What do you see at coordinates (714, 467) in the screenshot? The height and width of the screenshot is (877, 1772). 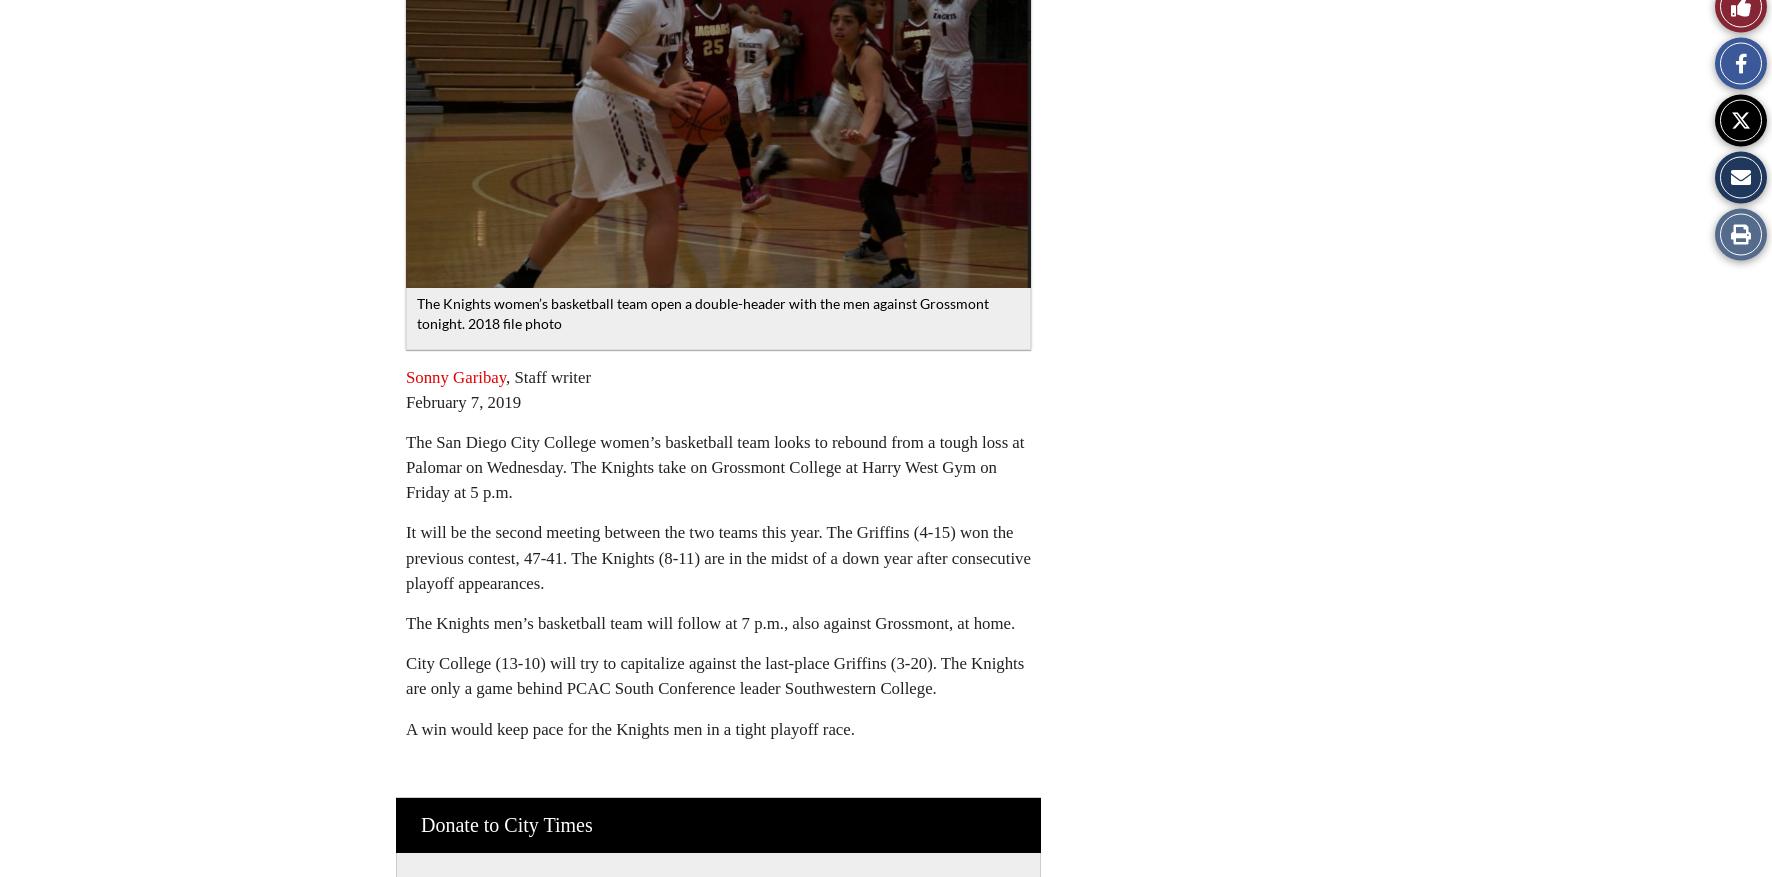 I see `'The San Diego City College women’s basketball team looks to rebound from a tough loss at Palomar on Wednesday. The Knights take on Grossmont College at Harry West Gym on Friday at 5 p.m.'` at bounding box center [714, 467].